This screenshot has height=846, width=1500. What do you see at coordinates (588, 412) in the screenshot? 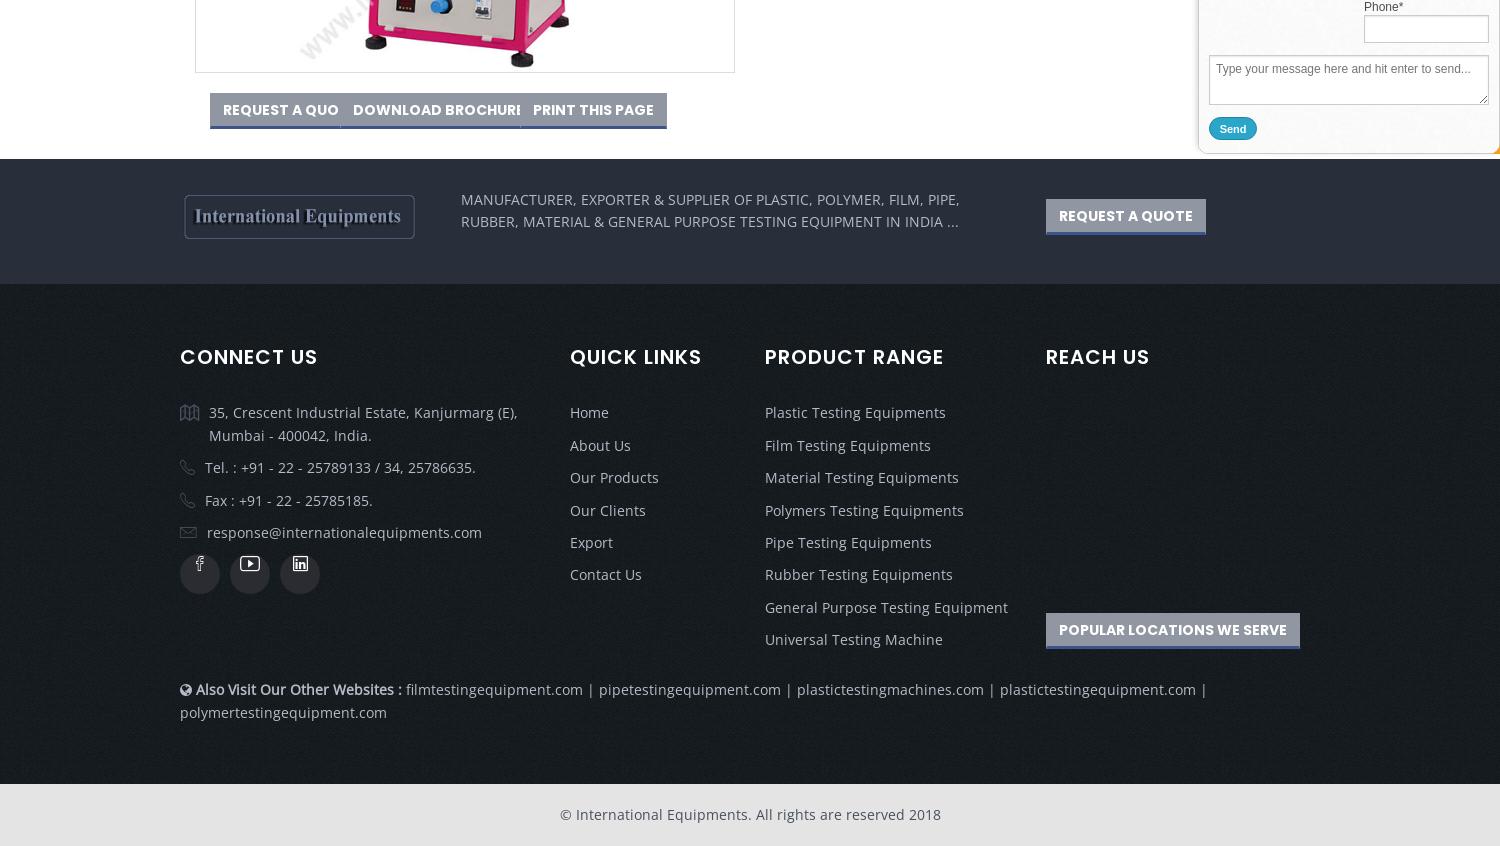
I see `'Home'` at bounding box center [588, 412].